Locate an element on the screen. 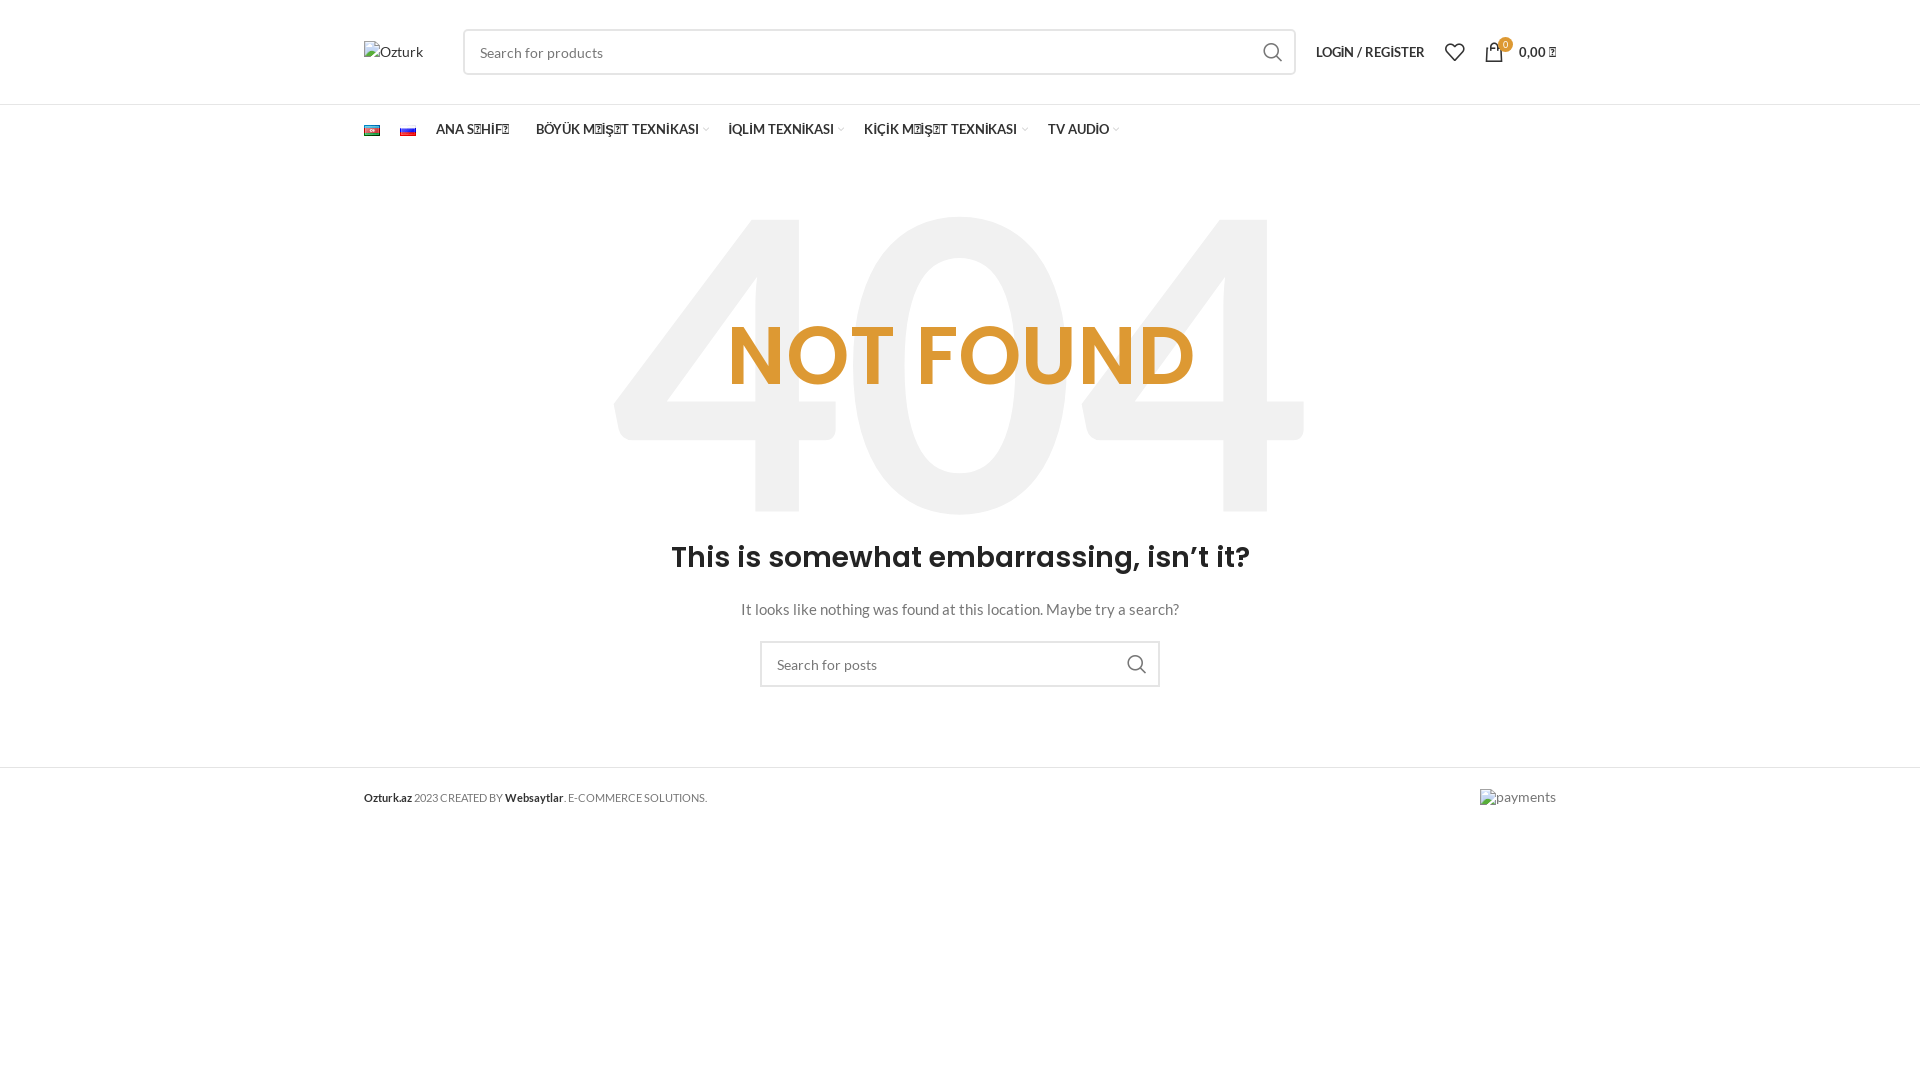  'LOGIN / REGISTER' is located at coordinates (1369, 50).